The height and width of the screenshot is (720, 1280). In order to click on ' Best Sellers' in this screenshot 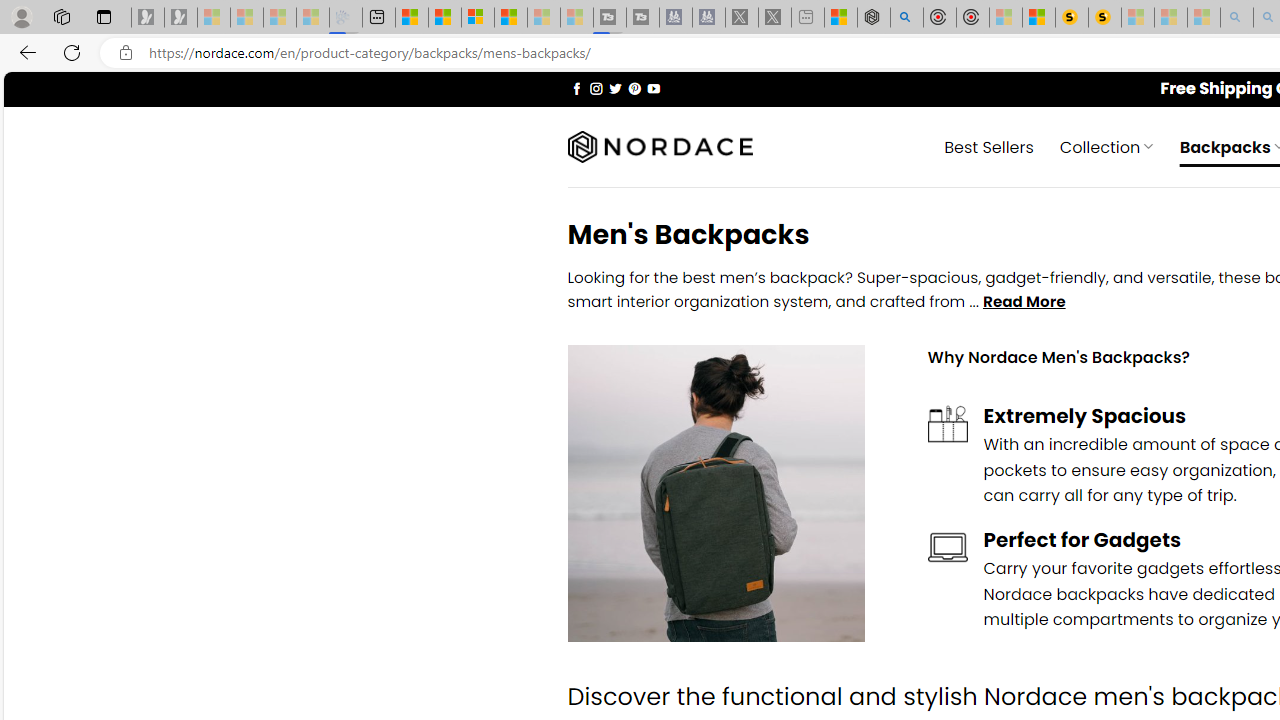, I will do `click(989, 145)`.